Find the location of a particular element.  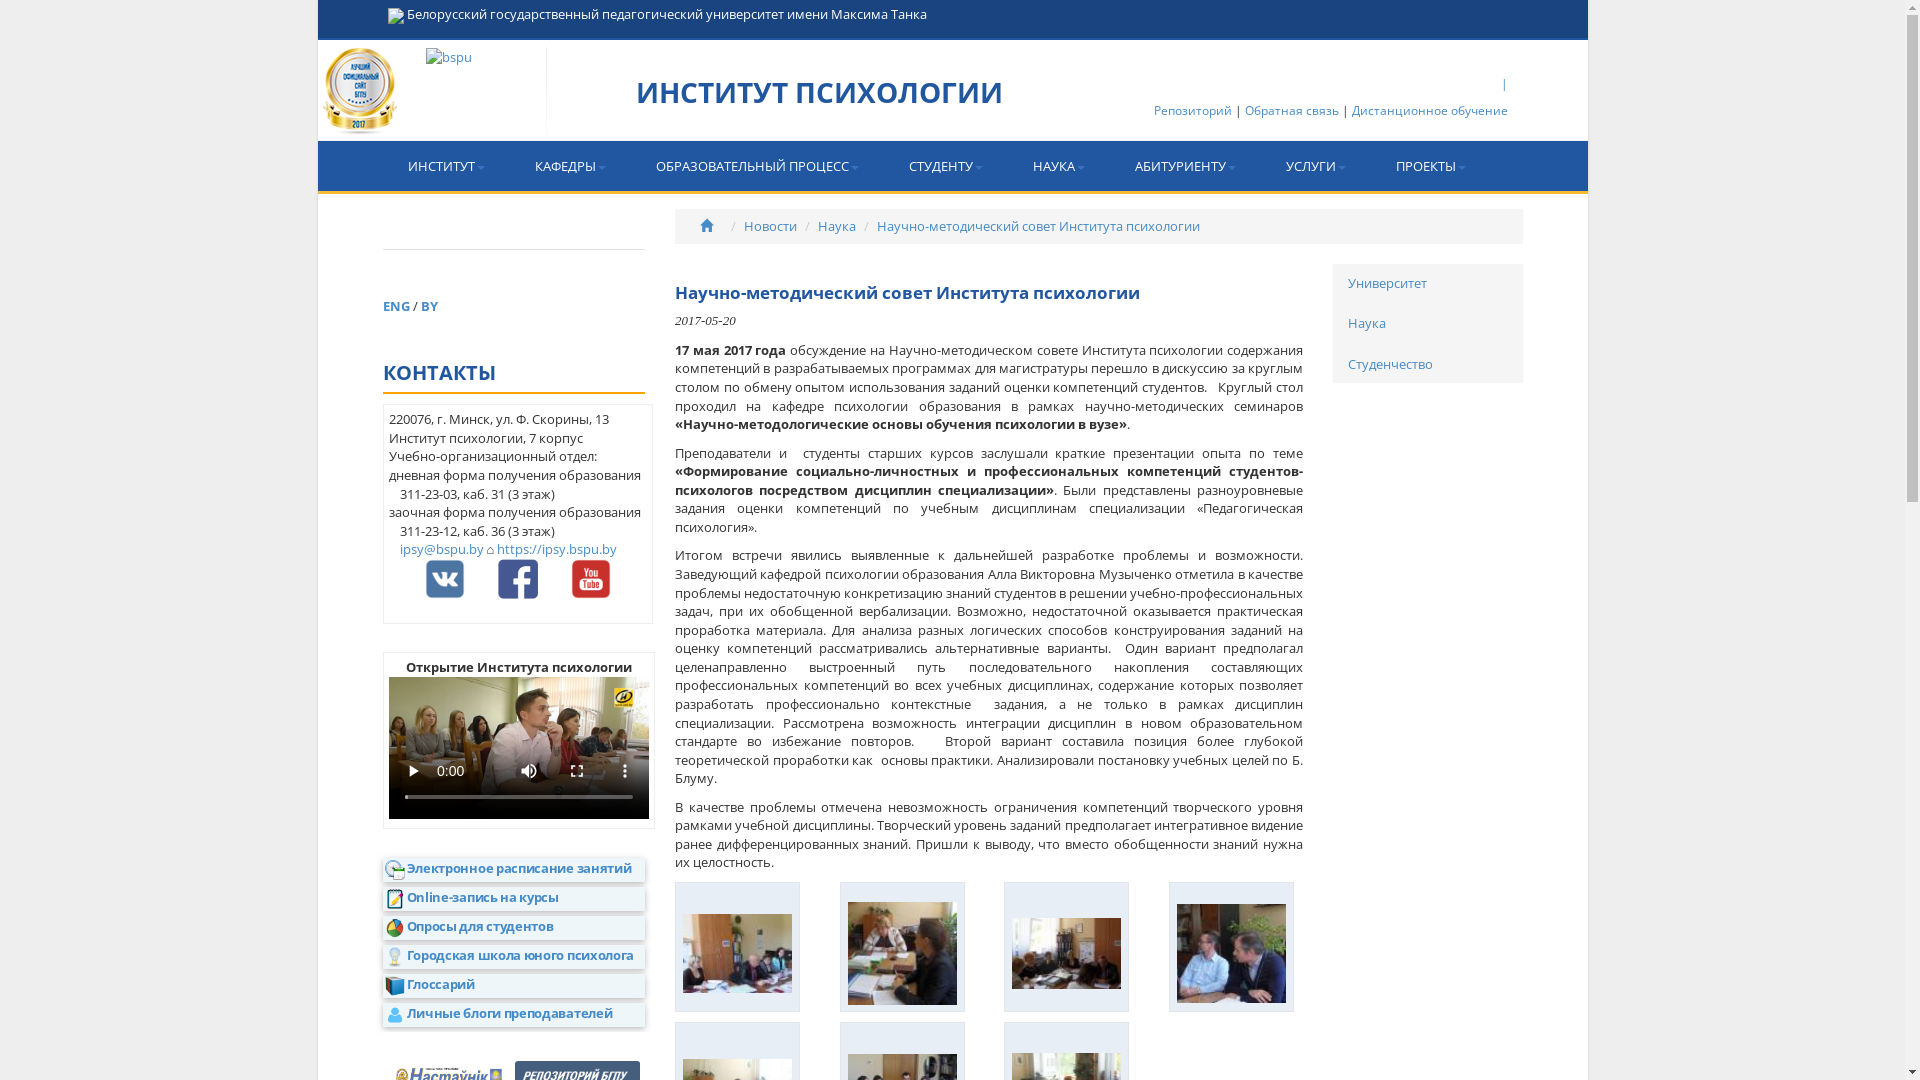

'https://ipsy.bspu.by' is located at coordinates (556, 548).